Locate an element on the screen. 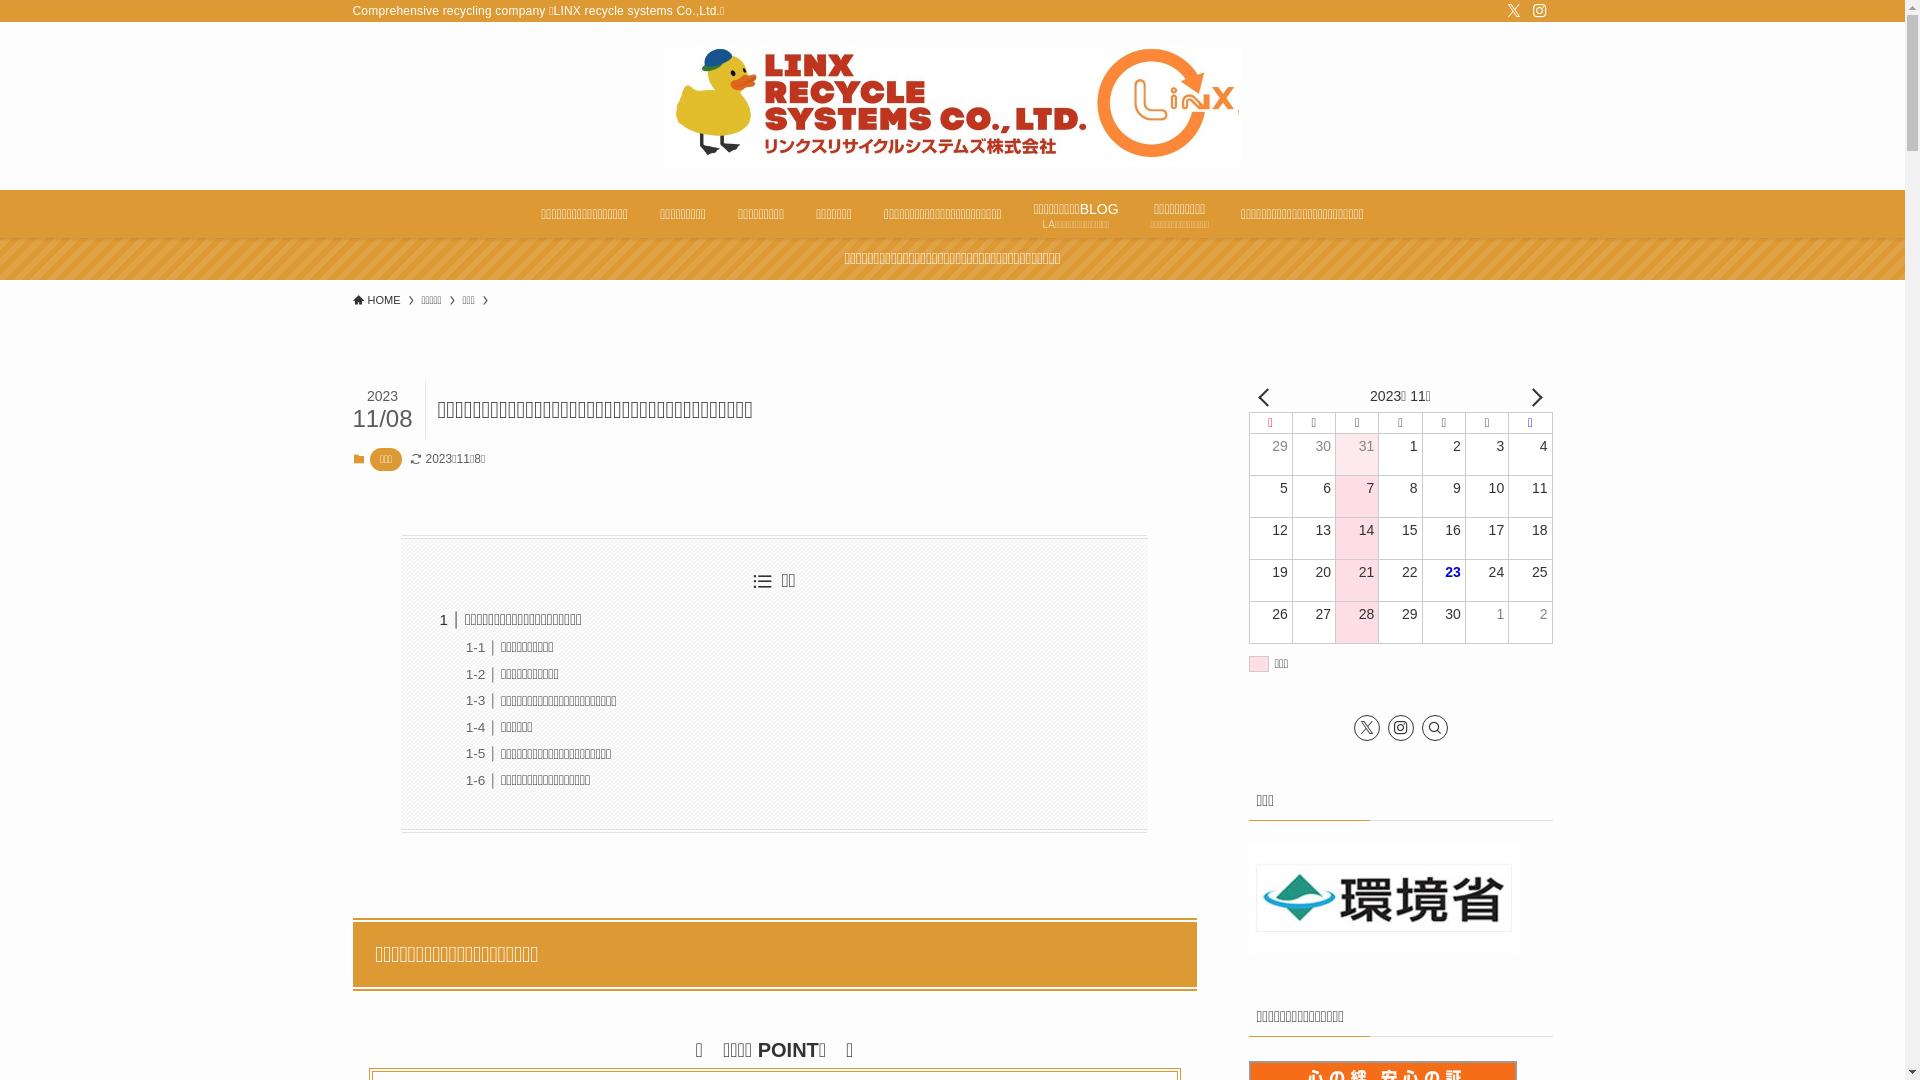 The height and width of the screenshot is (1080, 1920). 'HOME' is located at coordinates (375, 300).